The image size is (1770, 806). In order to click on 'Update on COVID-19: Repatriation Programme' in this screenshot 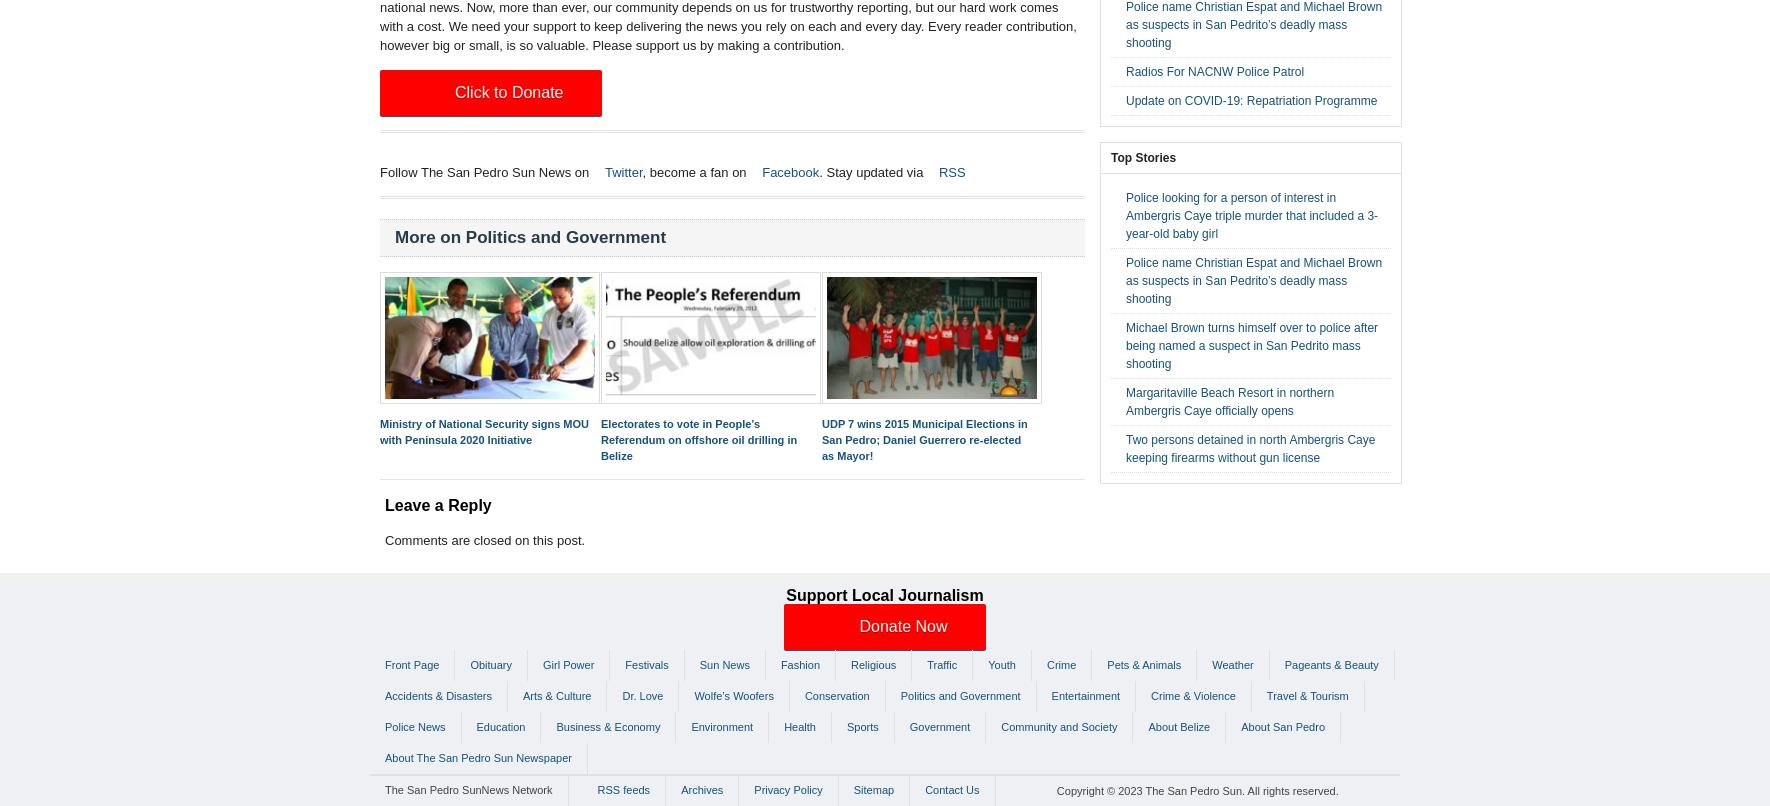, I will do `click(1126, 99)`.